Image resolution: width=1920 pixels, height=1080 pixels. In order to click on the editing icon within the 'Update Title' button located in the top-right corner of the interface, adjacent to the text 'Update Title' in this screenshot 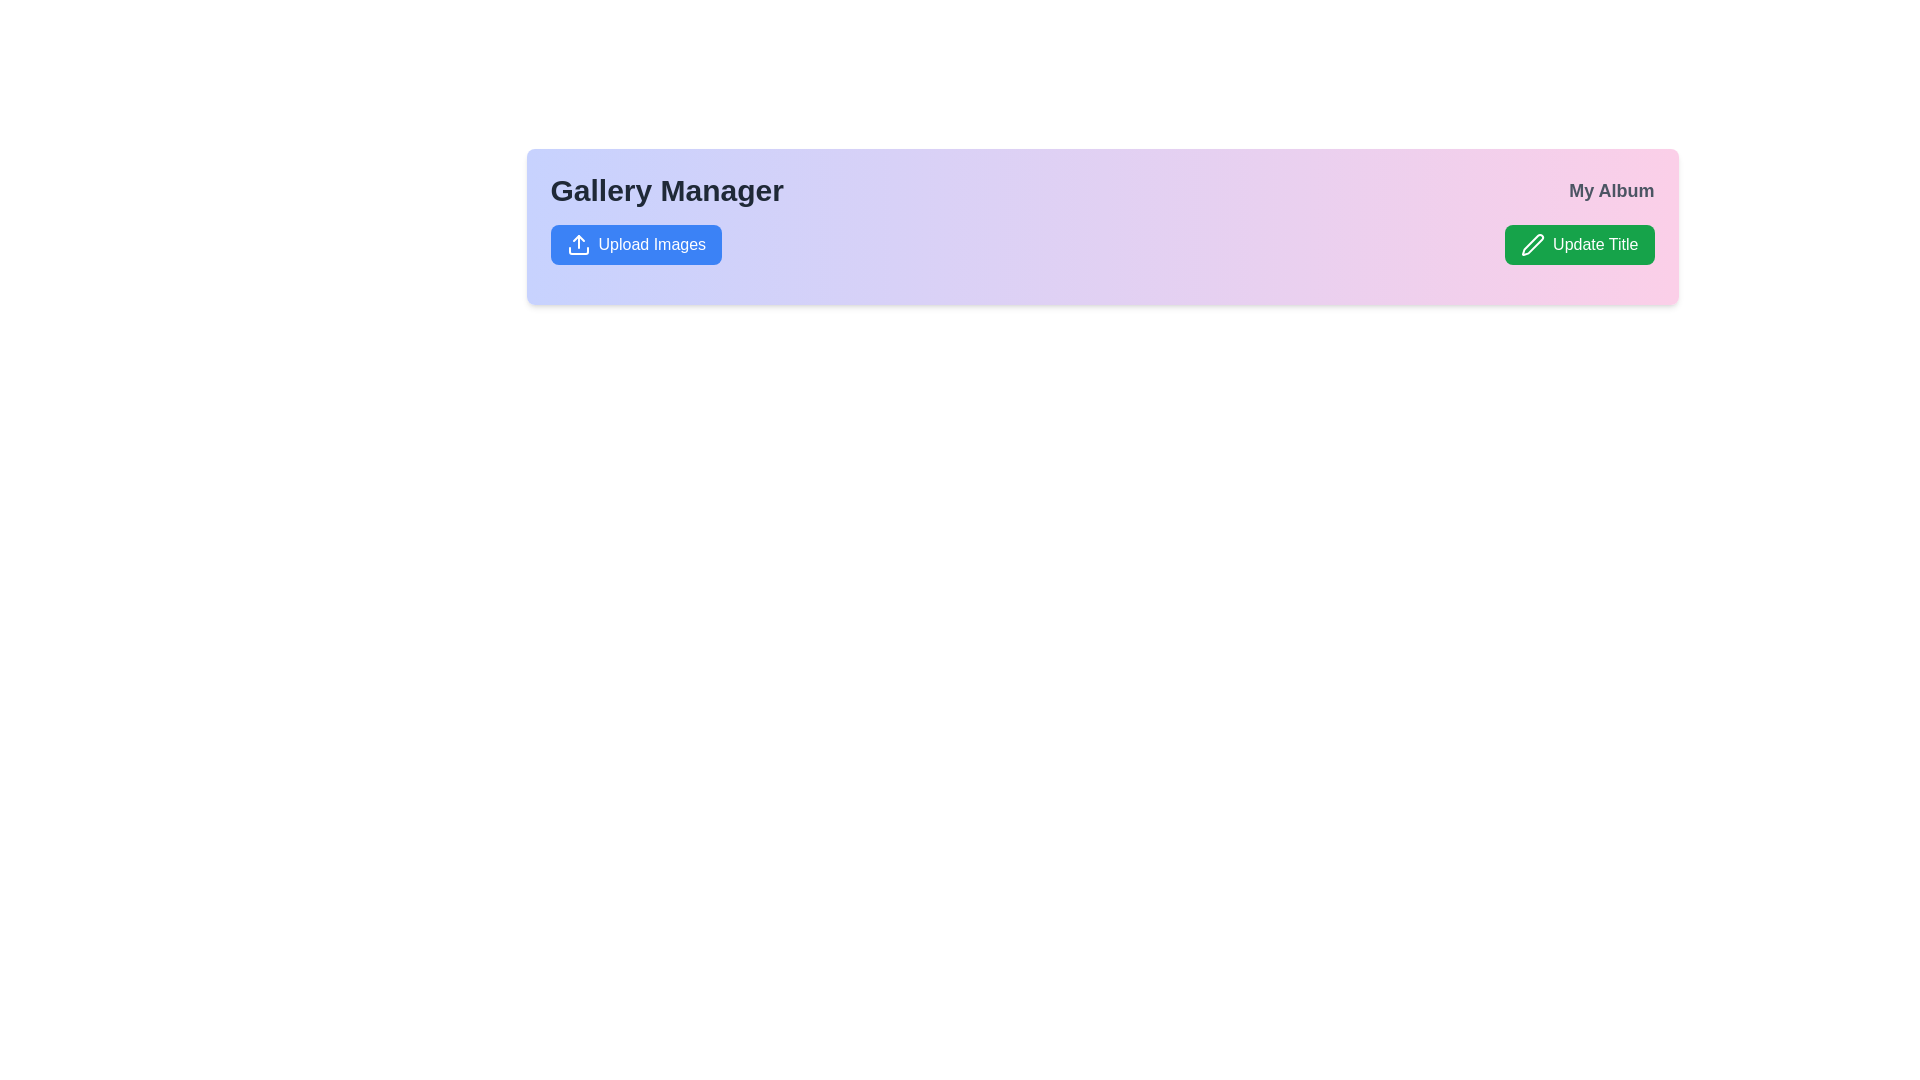, I will do `click(1532, 244)`.